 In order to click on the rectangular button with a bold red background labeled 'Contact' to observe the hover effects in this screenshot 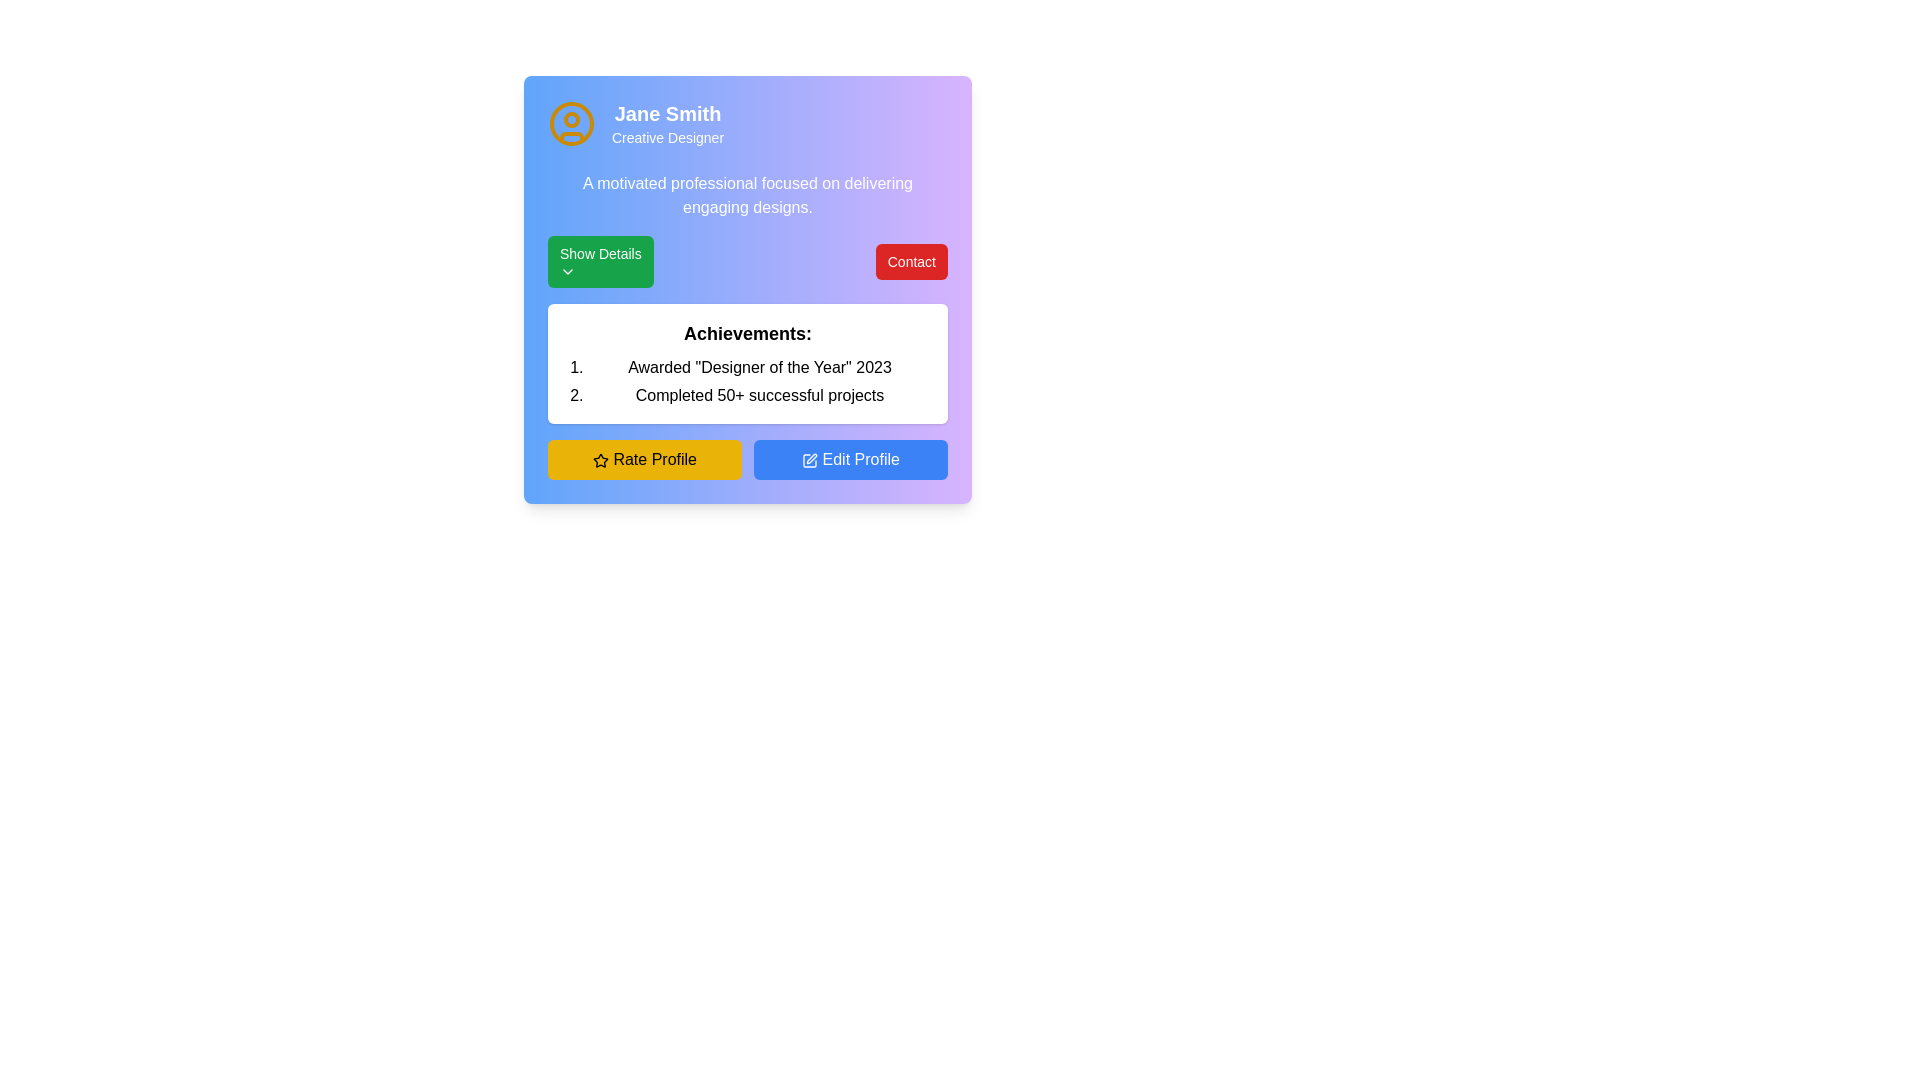, I will do `click(910, 261)`.